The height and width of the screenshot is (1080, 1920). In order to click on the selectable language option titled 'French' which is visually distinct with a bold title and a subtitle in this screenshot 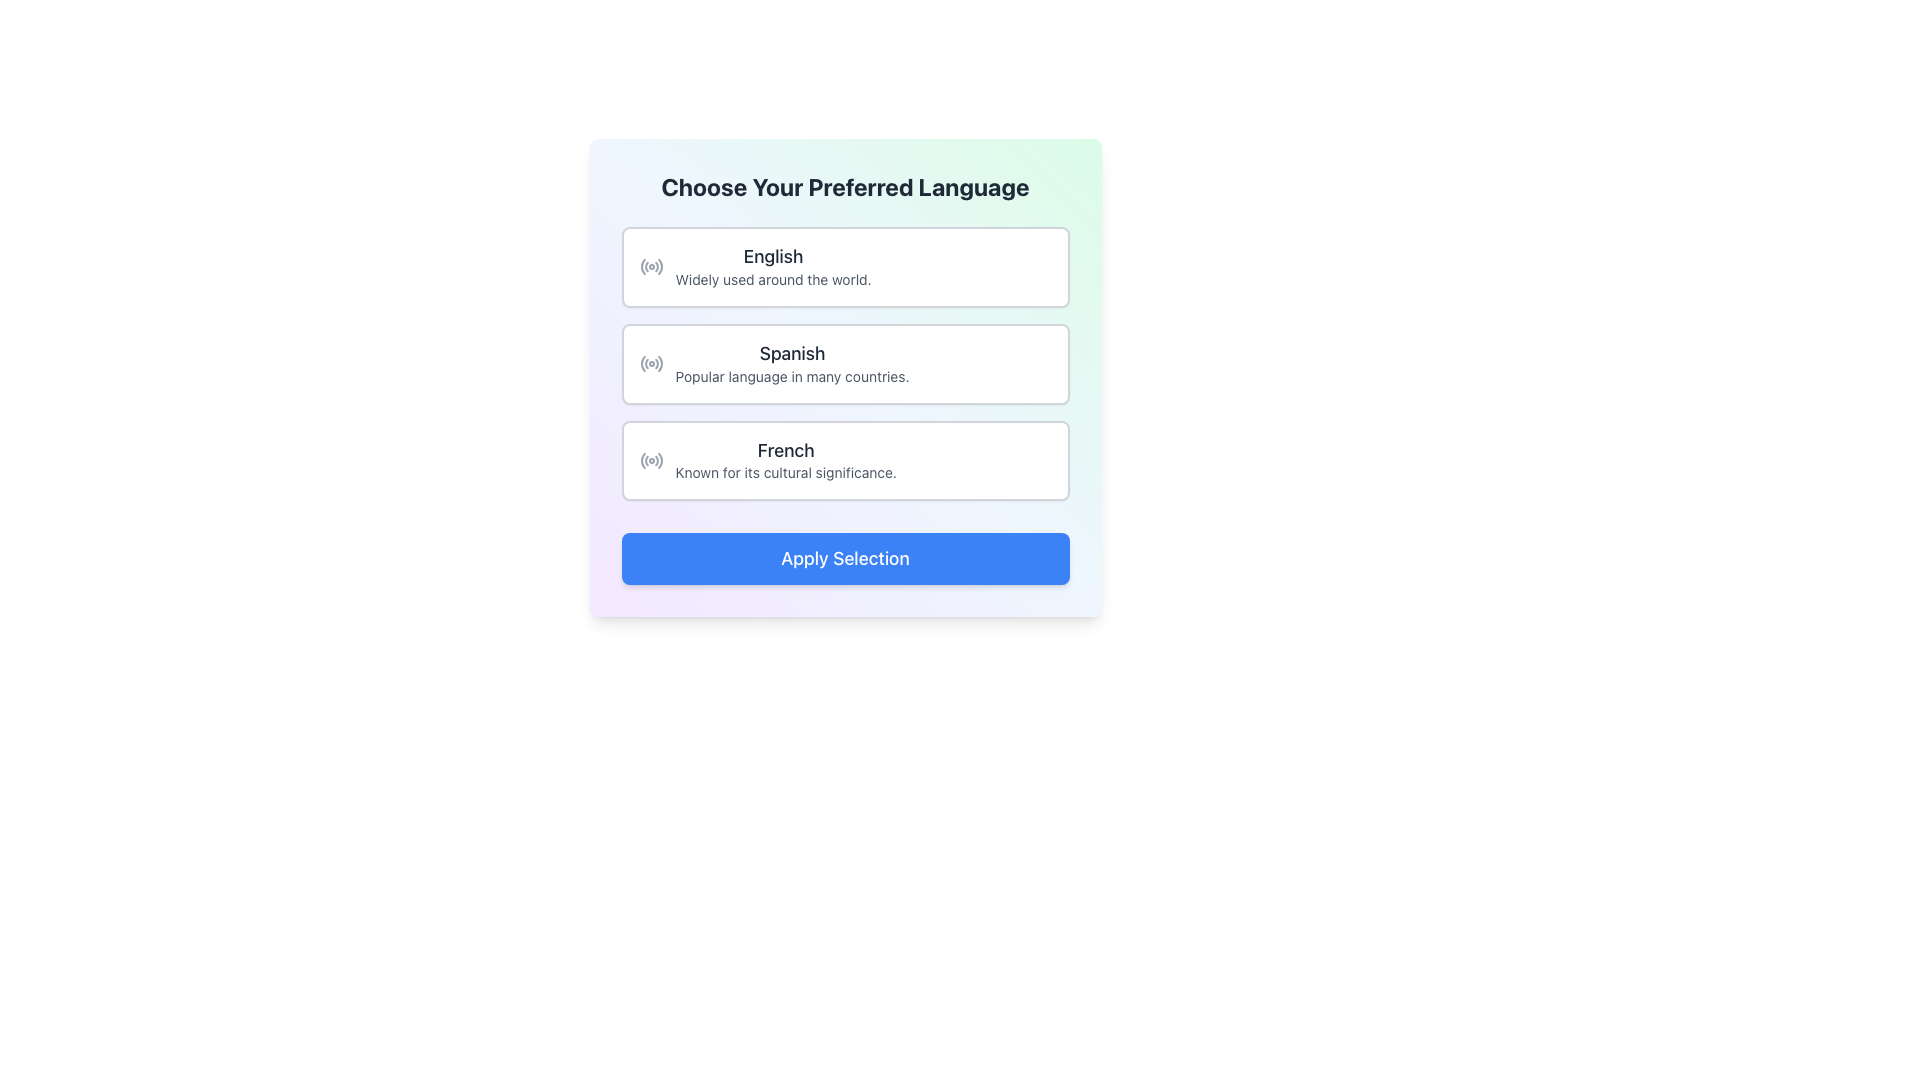, I will do `click(767, 460)`.